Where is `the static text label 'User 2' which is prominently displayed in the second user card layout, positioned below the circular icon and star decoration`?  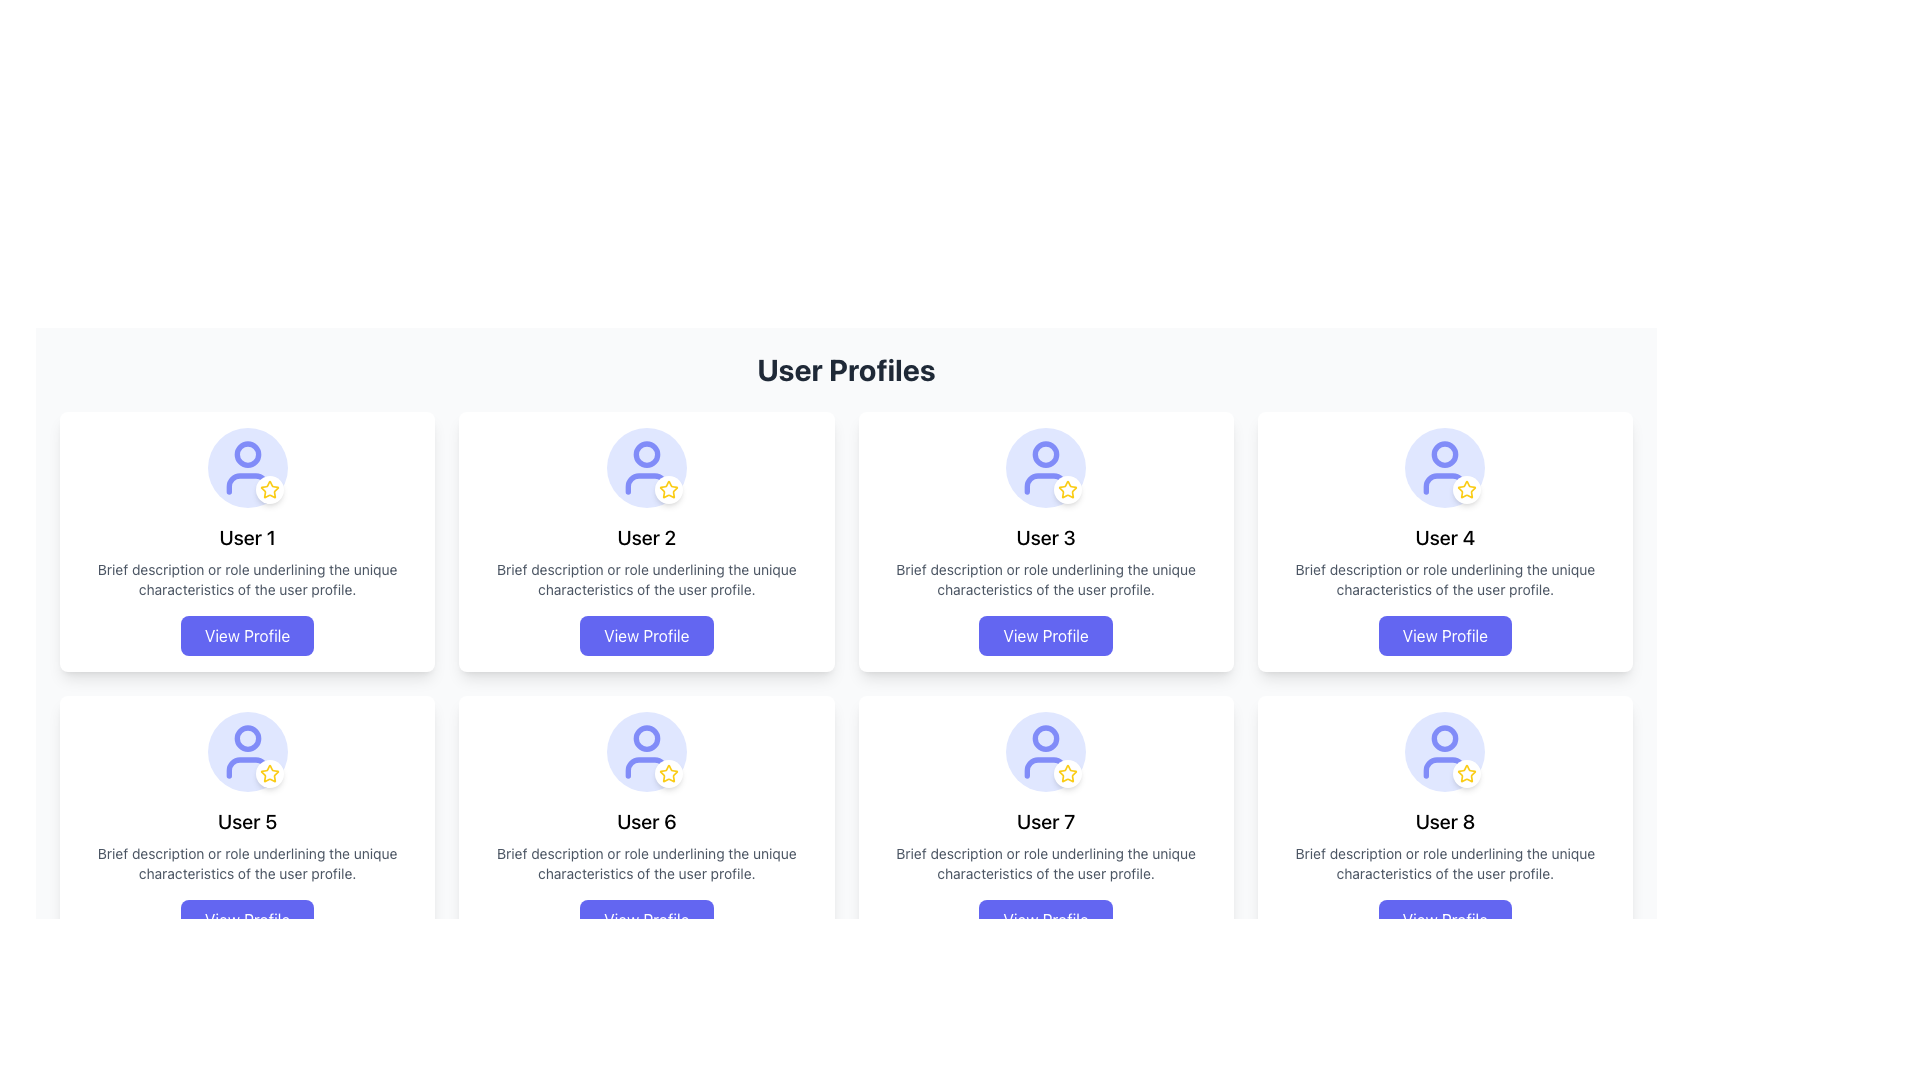
the static text label 'User 2' which is prominently displayed in the second user card layout, positioned below the circular icon and star decoration is located at coordinates (646, 536).